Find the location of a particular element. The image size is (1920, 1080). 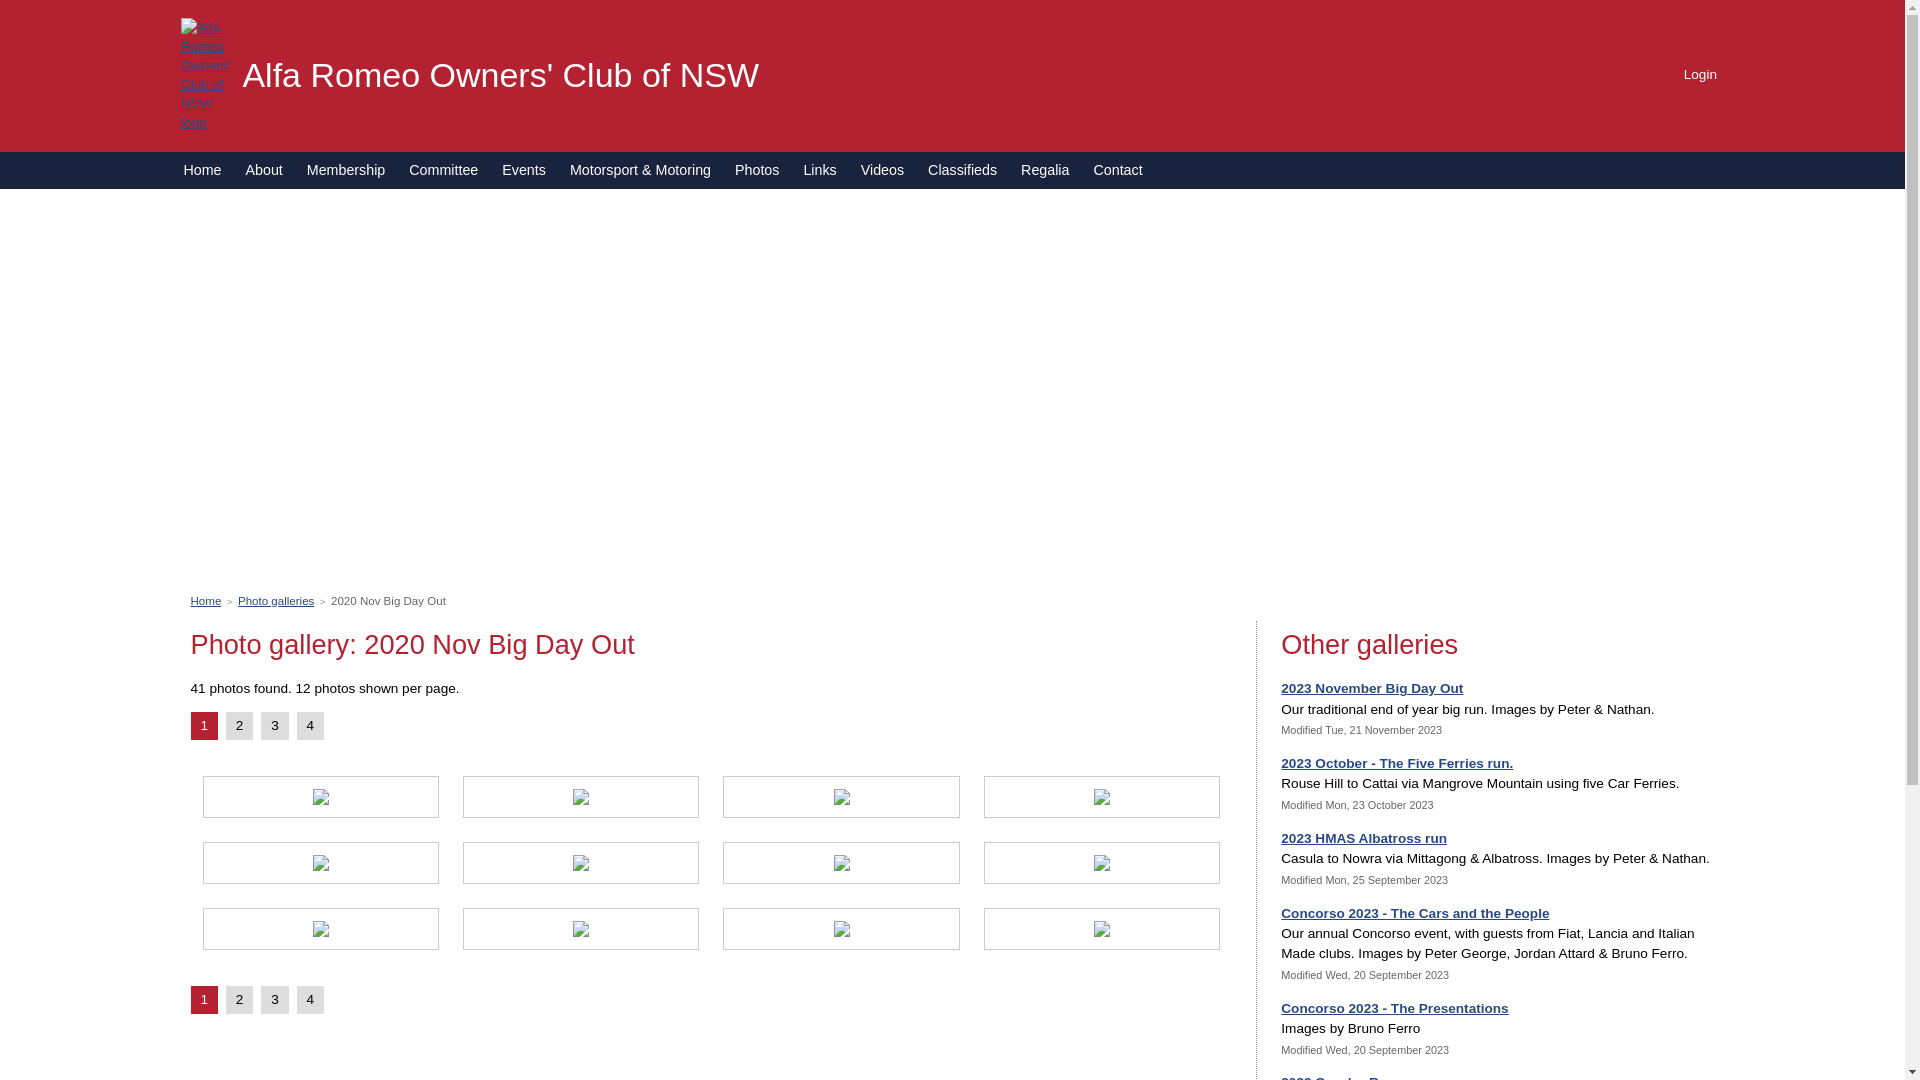

'Login' is located at coordinates (1690, 73).